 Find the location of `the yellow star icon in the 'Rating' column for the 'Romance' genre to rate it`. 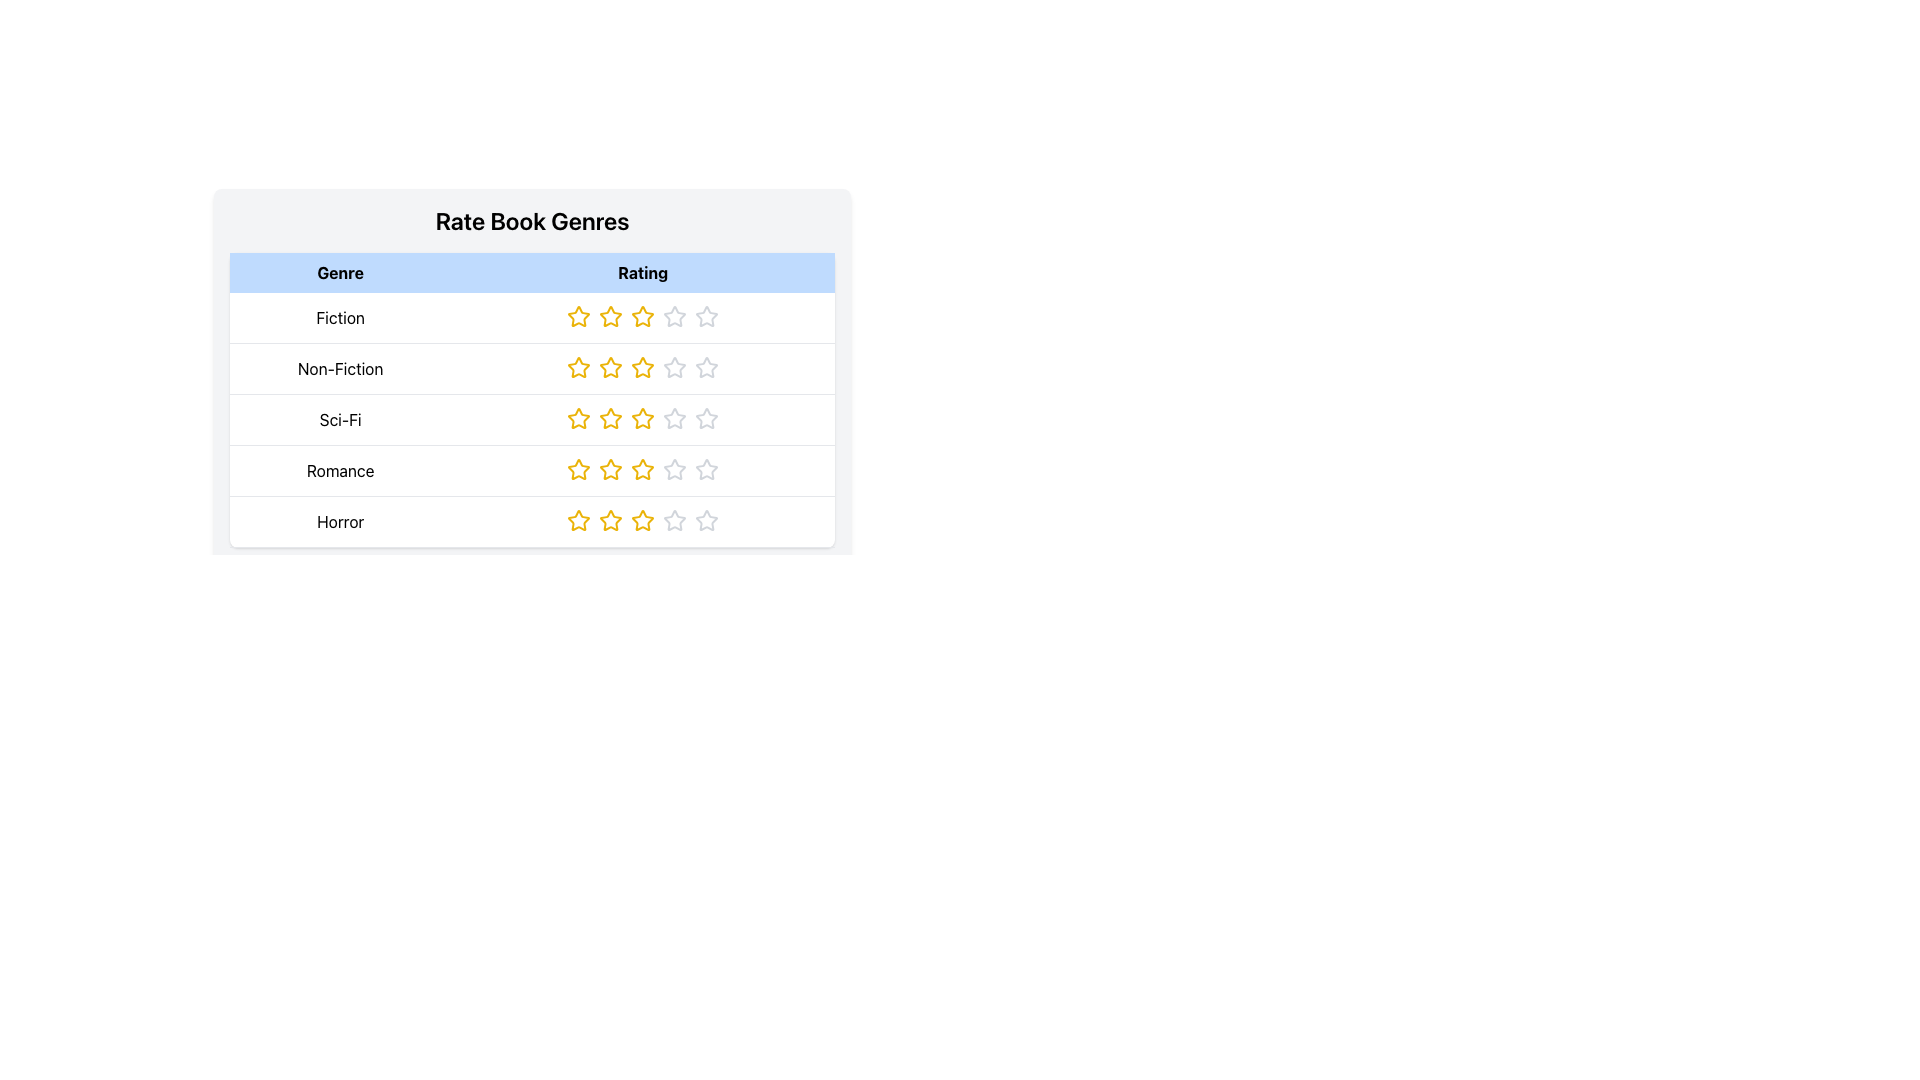

the yellow star icon in the 'Rating' column for the 'Romance' genre to rate it is located at coordinates (578, 470).